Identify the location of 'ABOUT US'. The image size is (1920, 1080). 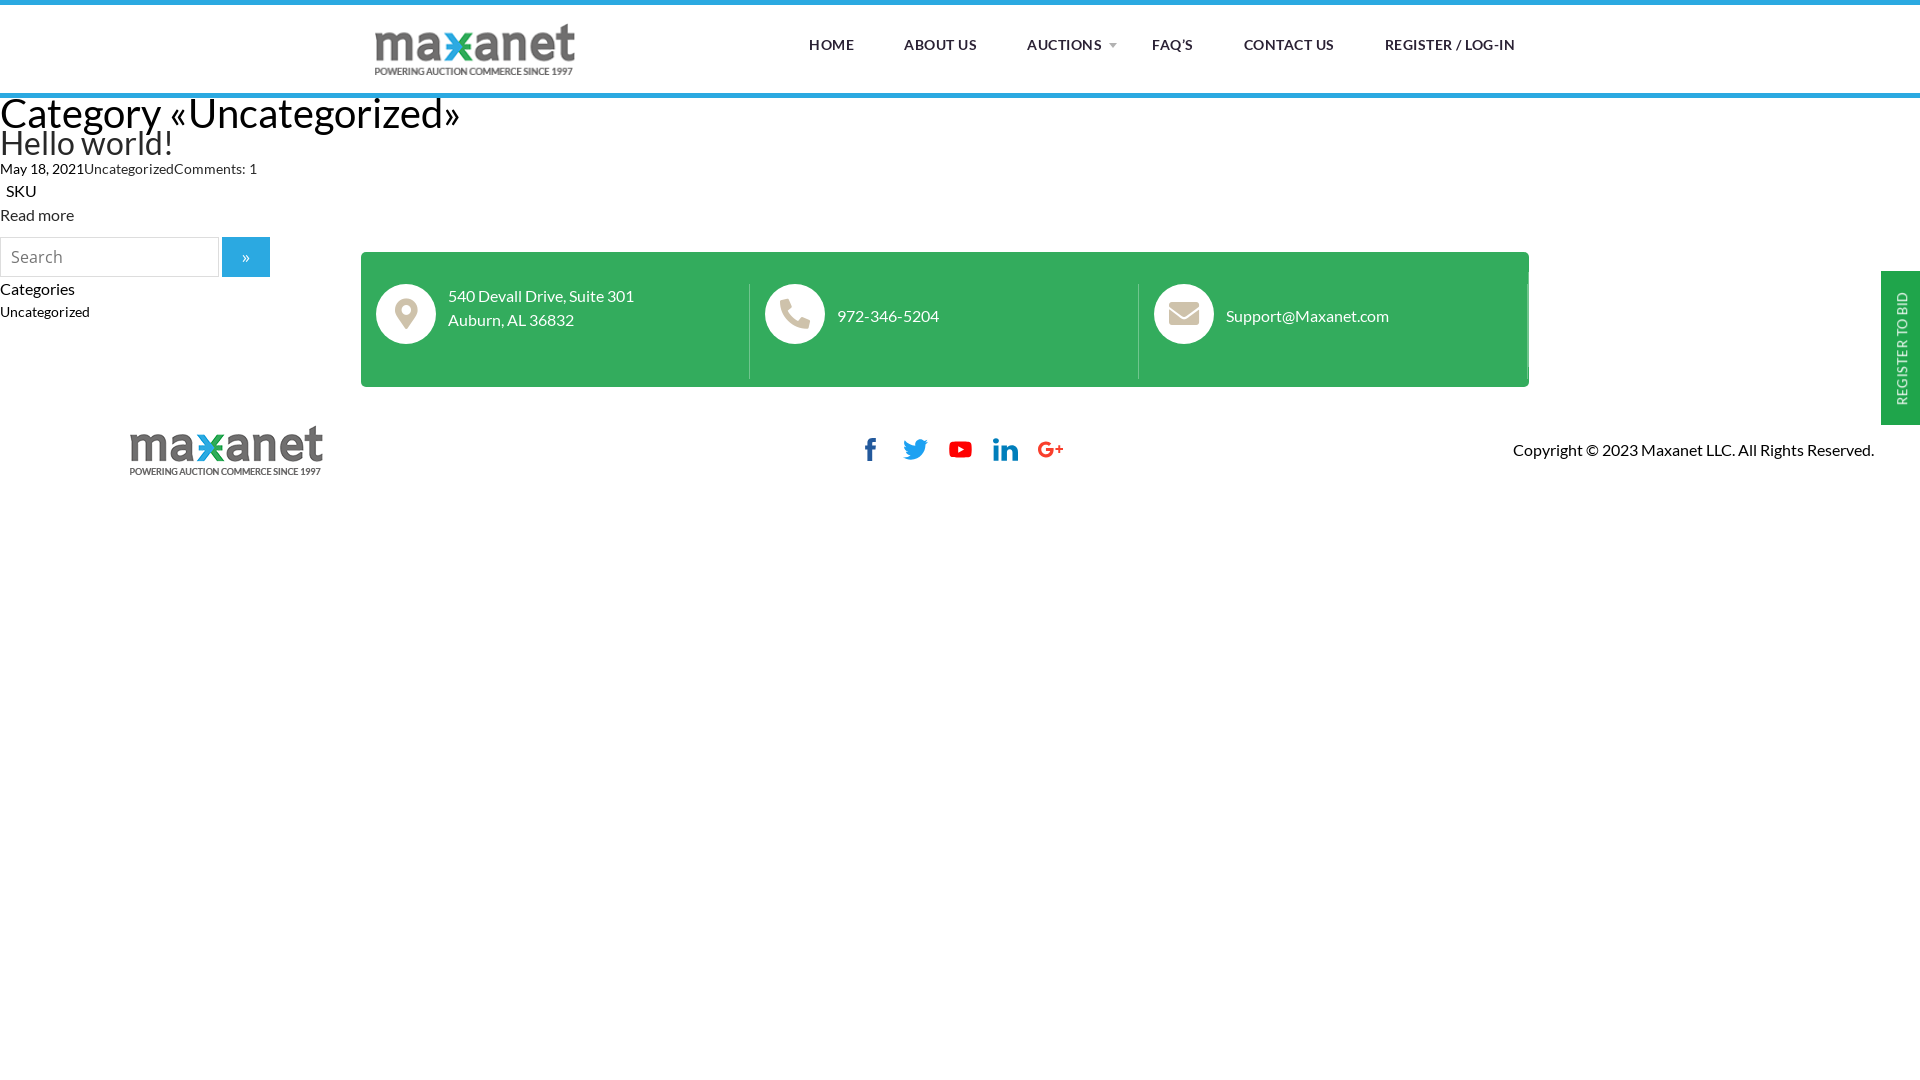
(939, 45).